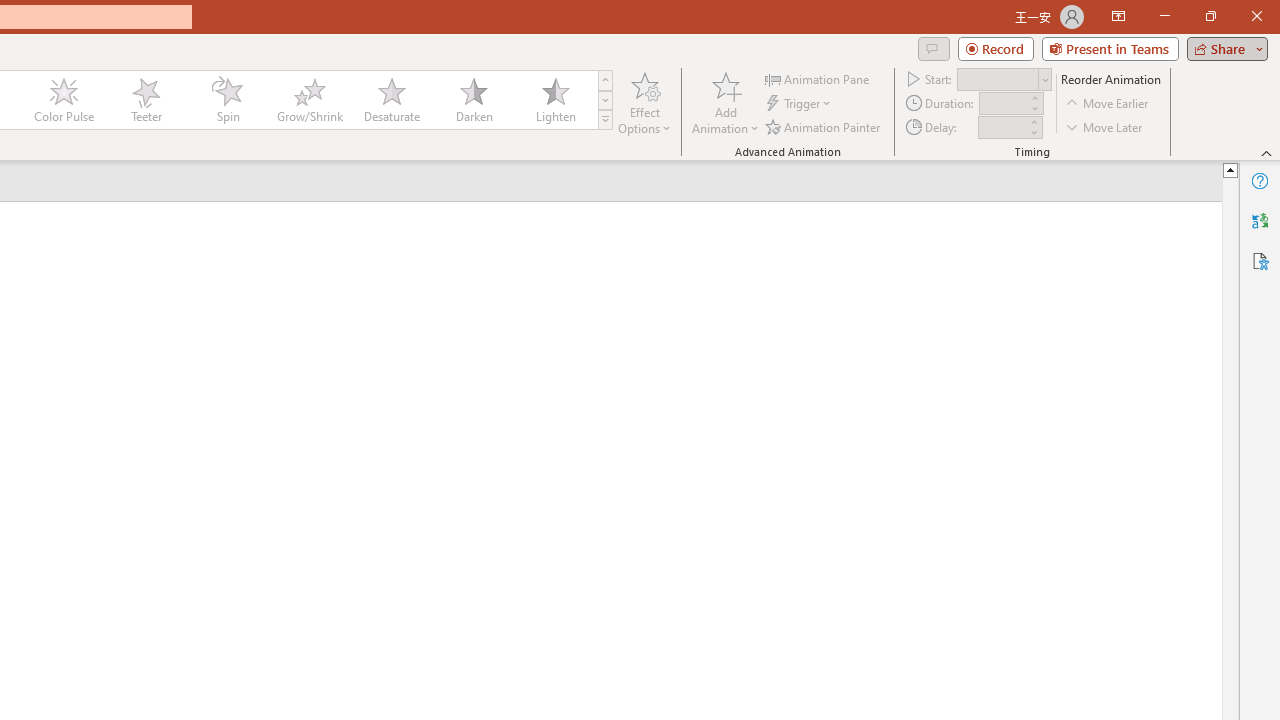 The width and height of the screenshot is (1280, 720). What do you see at coordinates (227, 100) in the screenshot?
I see `'Spin'` at bounding box center [227, 100].